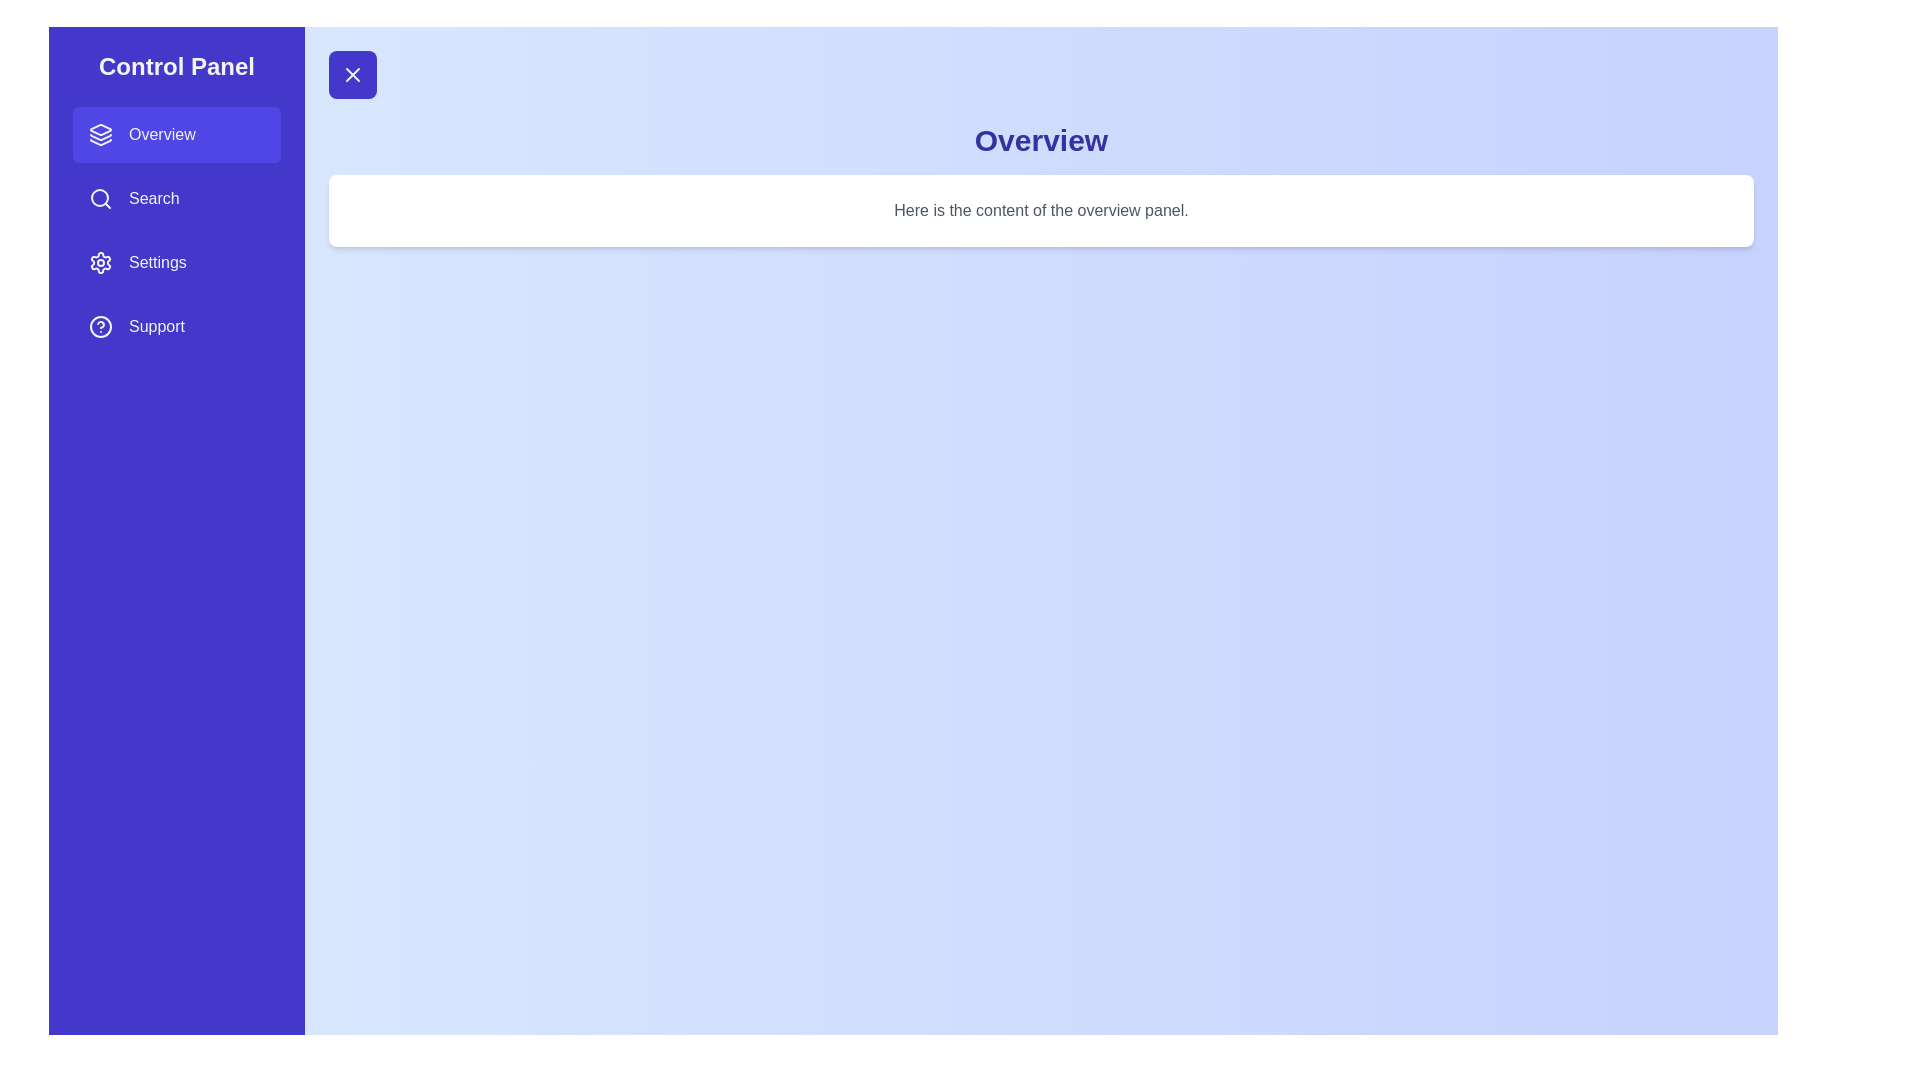  I want to click on the panel Settings from the sidebar, so click(177, 261).